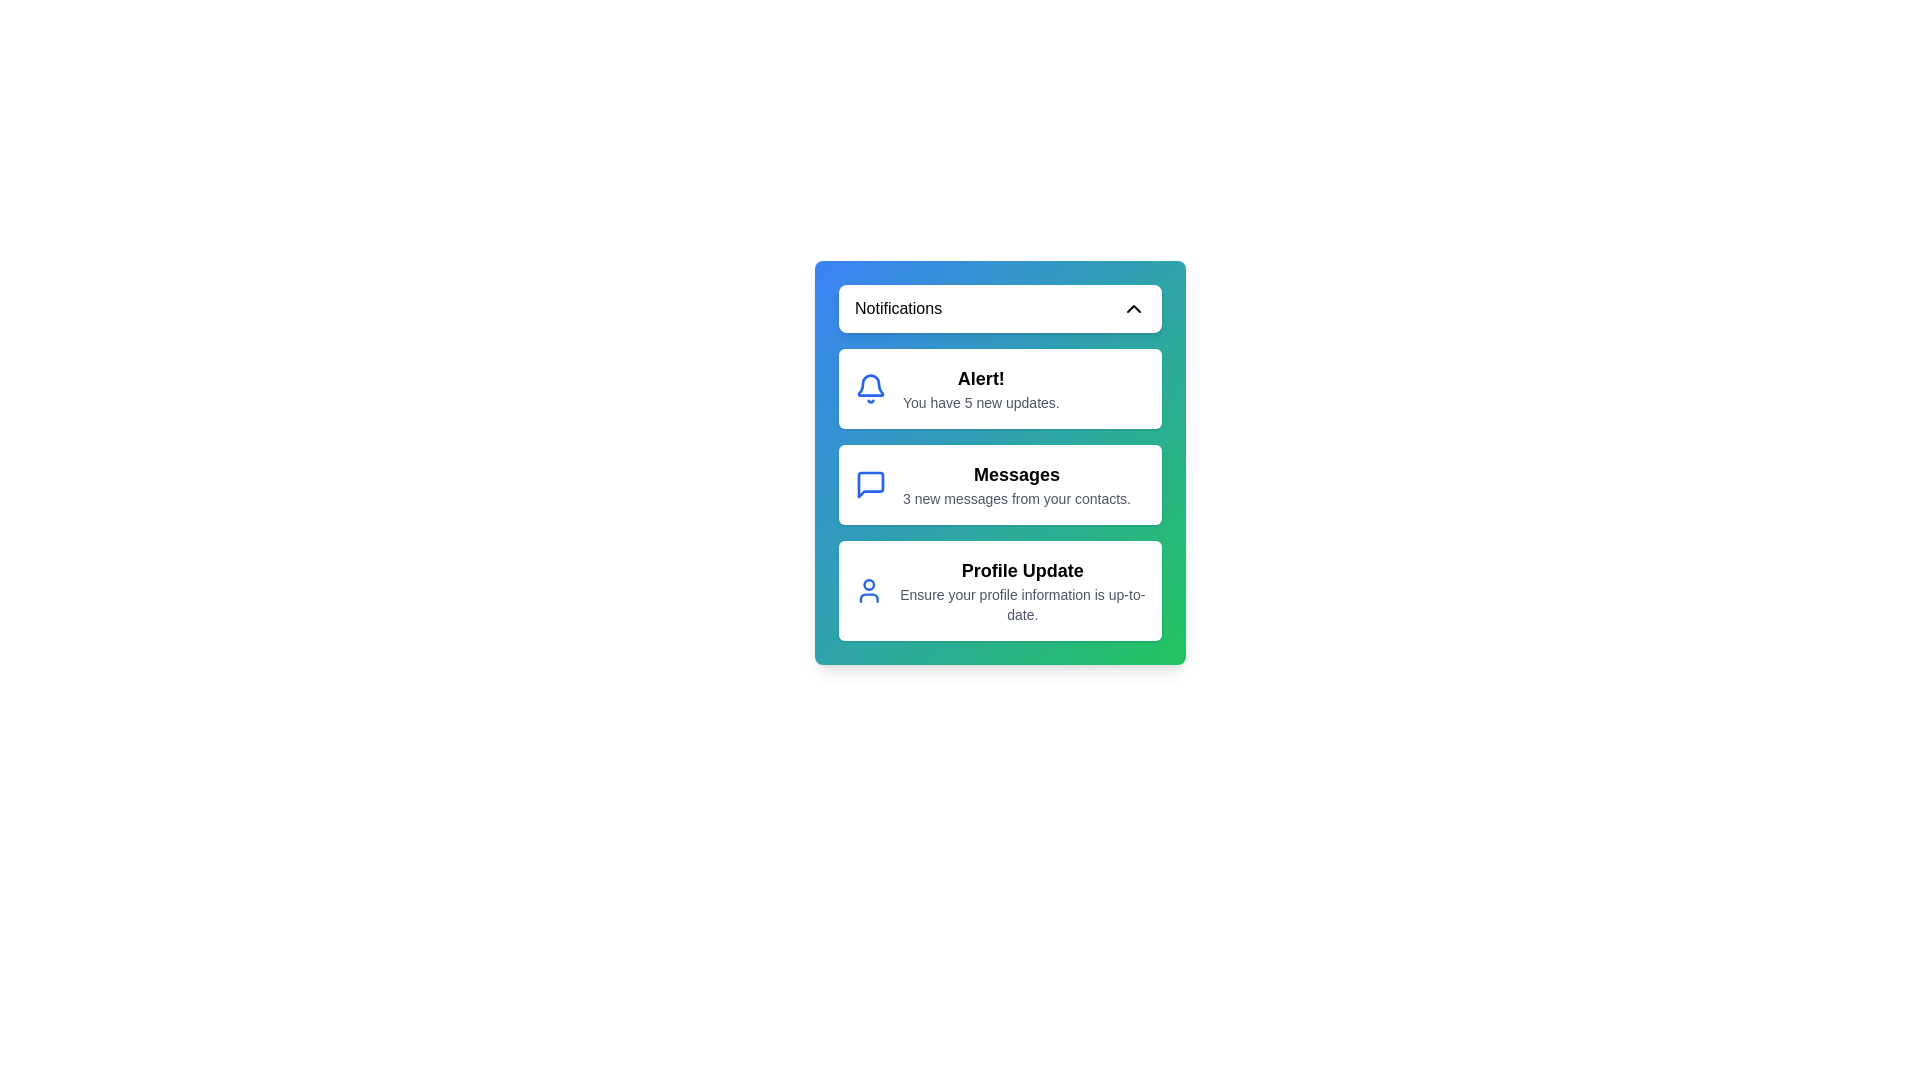  I want to click on the notification titled 'Messages' to select it, so click(1000, 485).